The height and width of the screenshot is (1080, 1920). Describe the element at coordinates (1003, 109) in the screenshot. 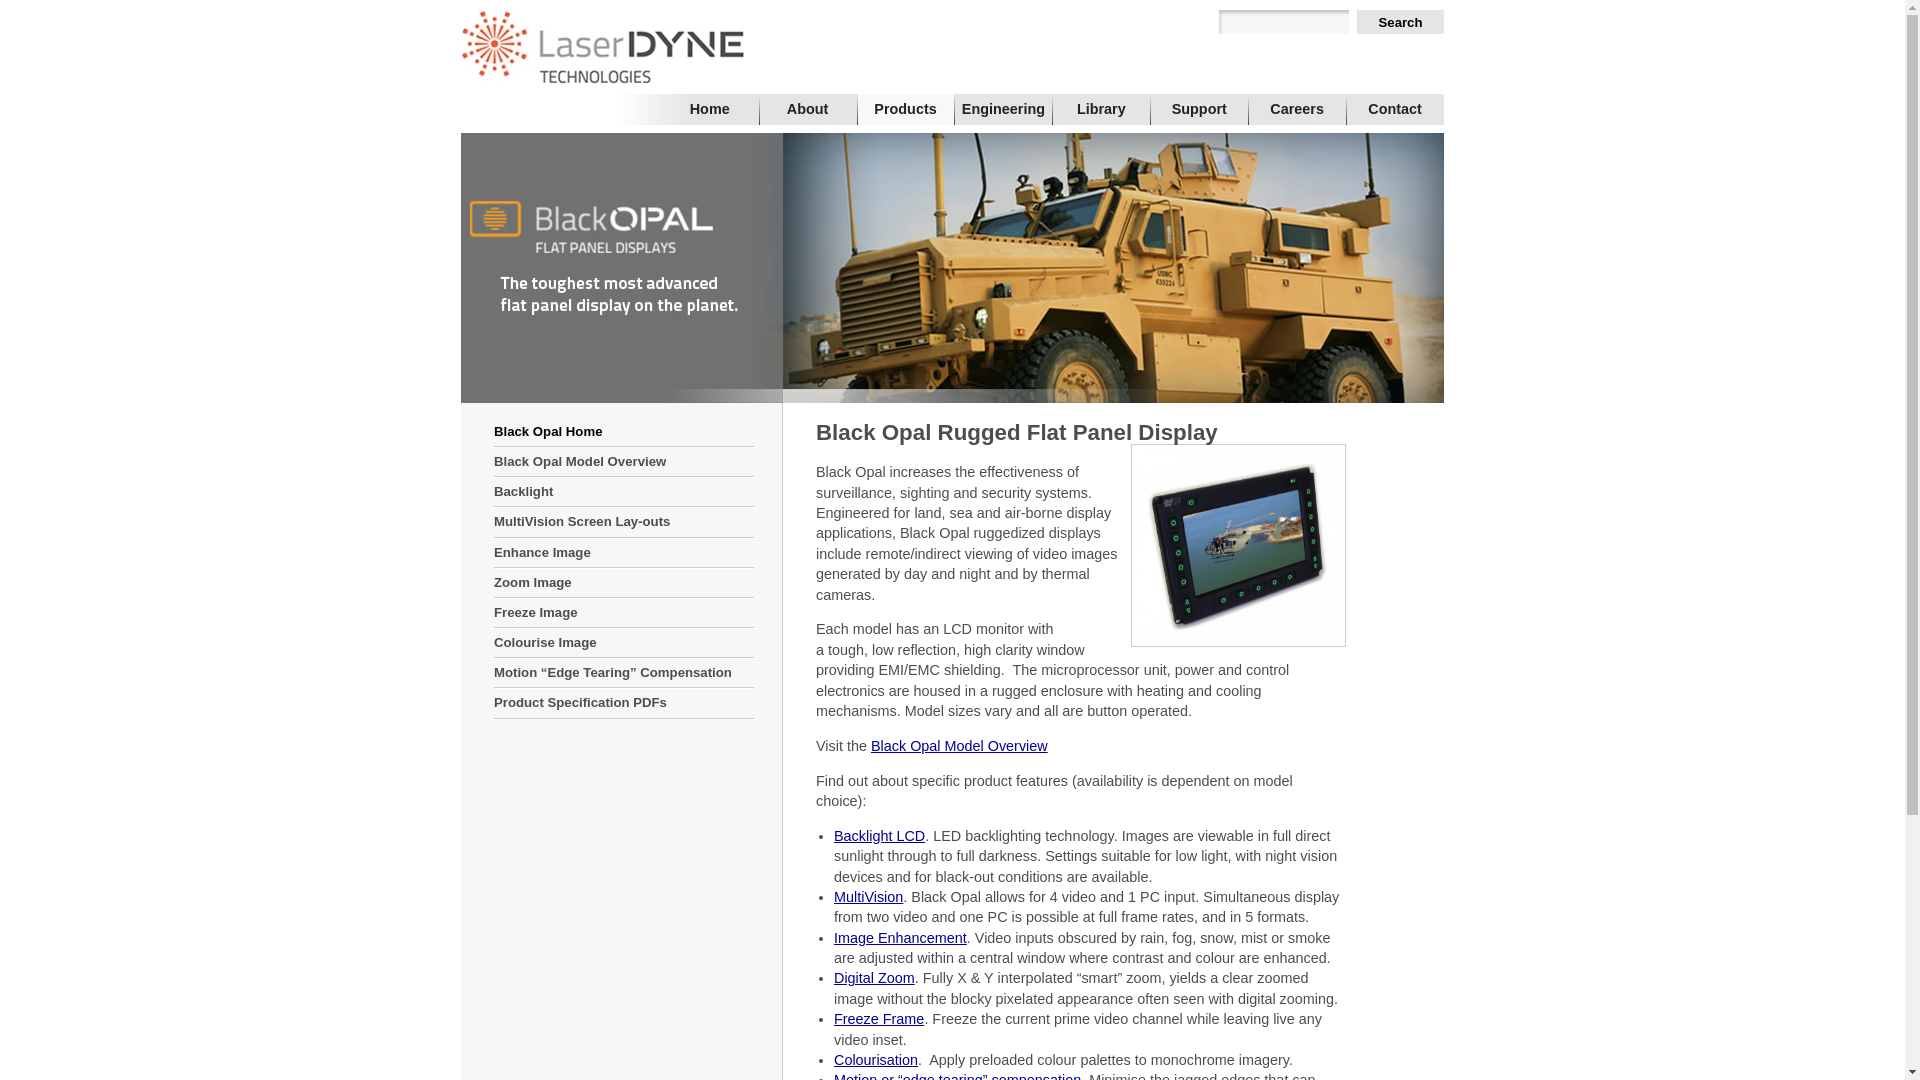

I see `'Engineering'` at that location.